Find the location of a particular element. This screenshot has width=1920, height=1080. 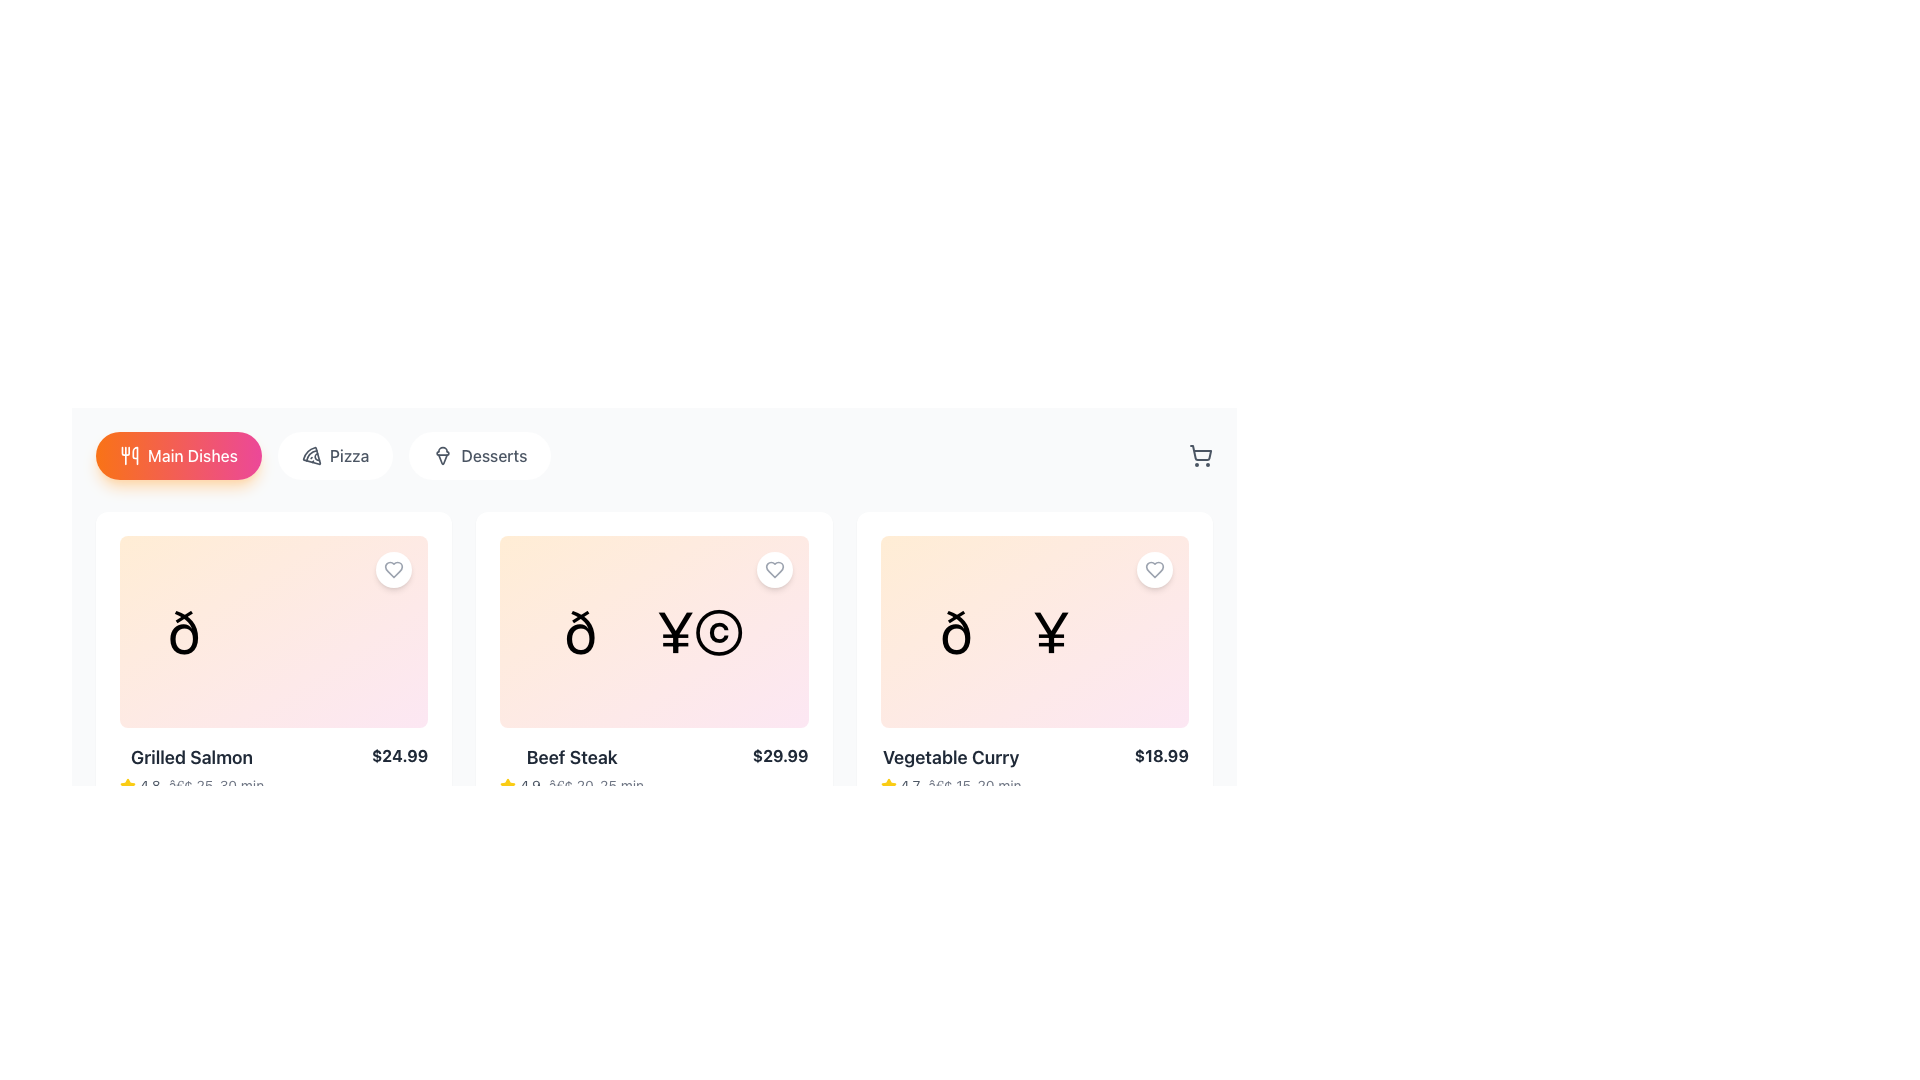

the button in the bottom-right corner with a rounded orange background is located at coordinates (1171, 829).